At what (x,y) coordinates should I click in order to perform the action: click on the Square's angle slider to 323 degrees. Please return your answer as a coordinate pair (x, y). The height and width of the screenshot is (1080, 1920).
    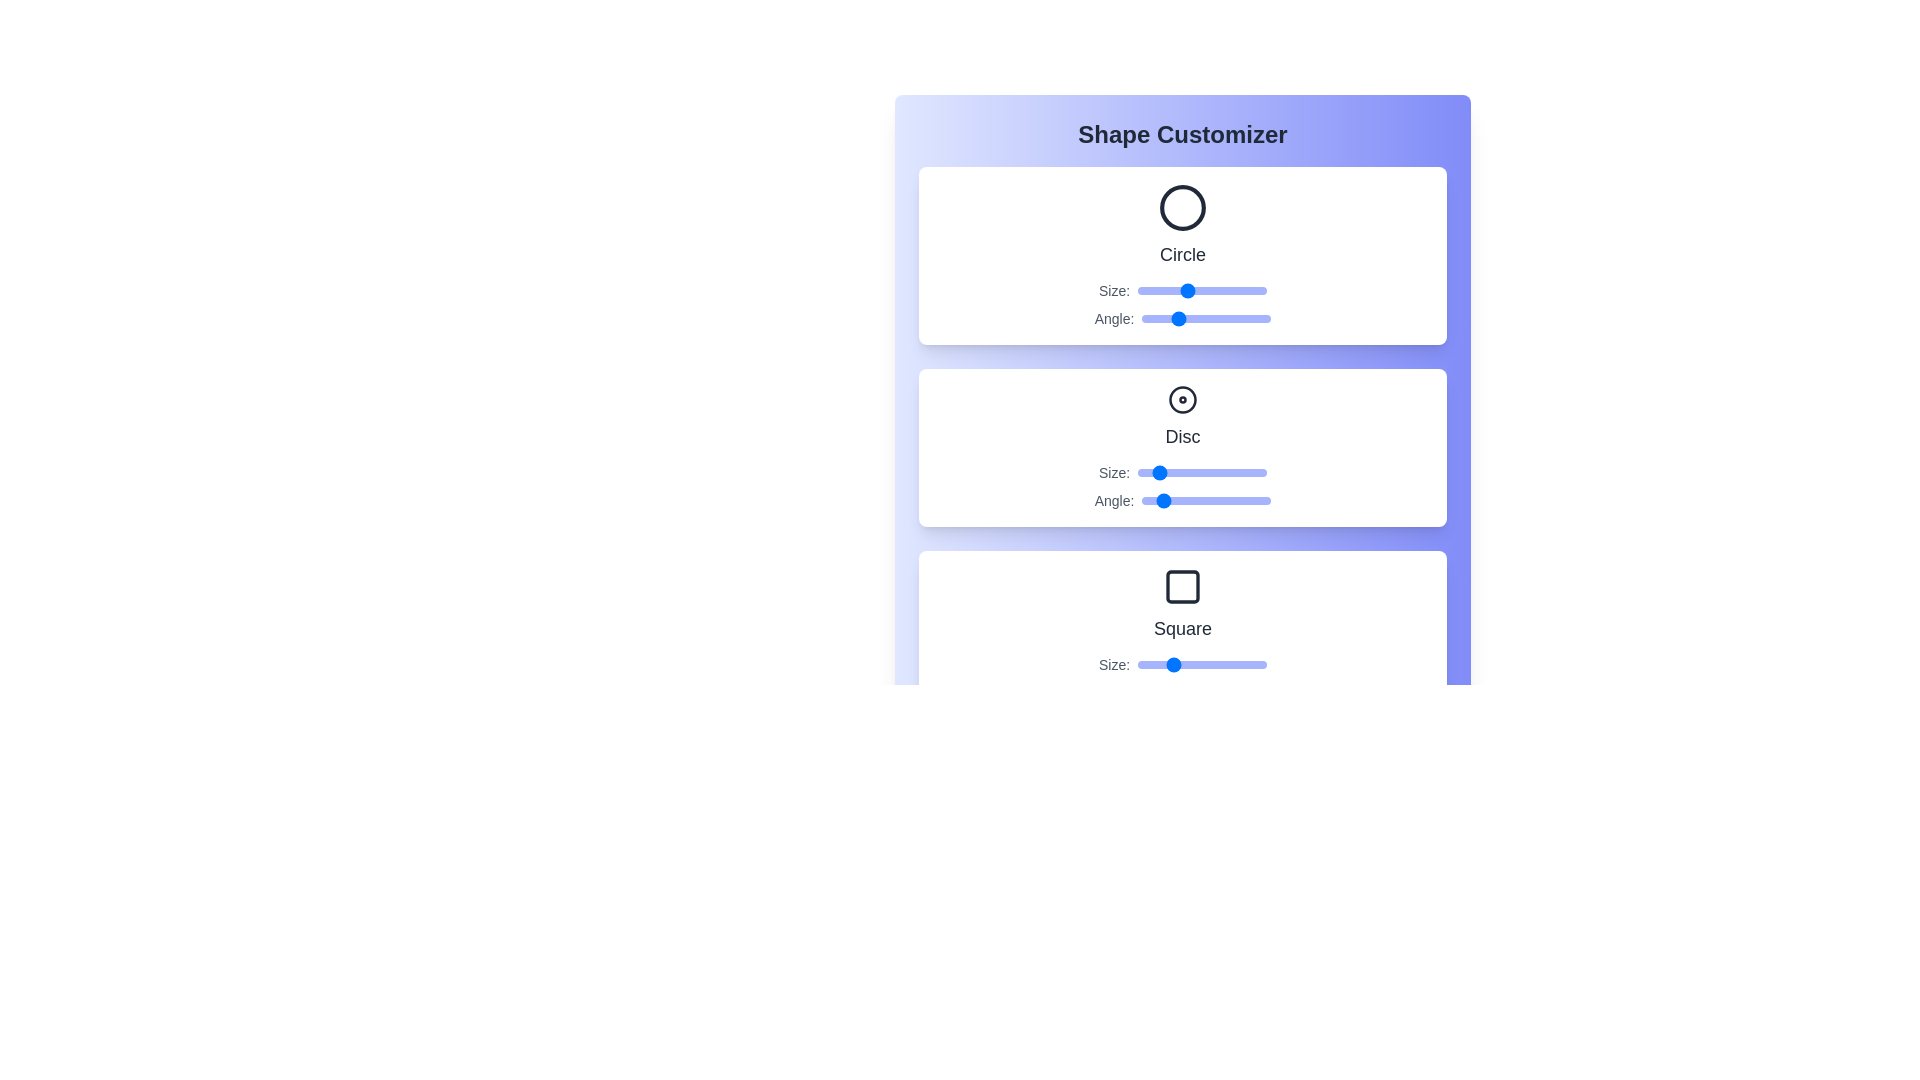
    Looking at the image, I should click on (1257, 692).